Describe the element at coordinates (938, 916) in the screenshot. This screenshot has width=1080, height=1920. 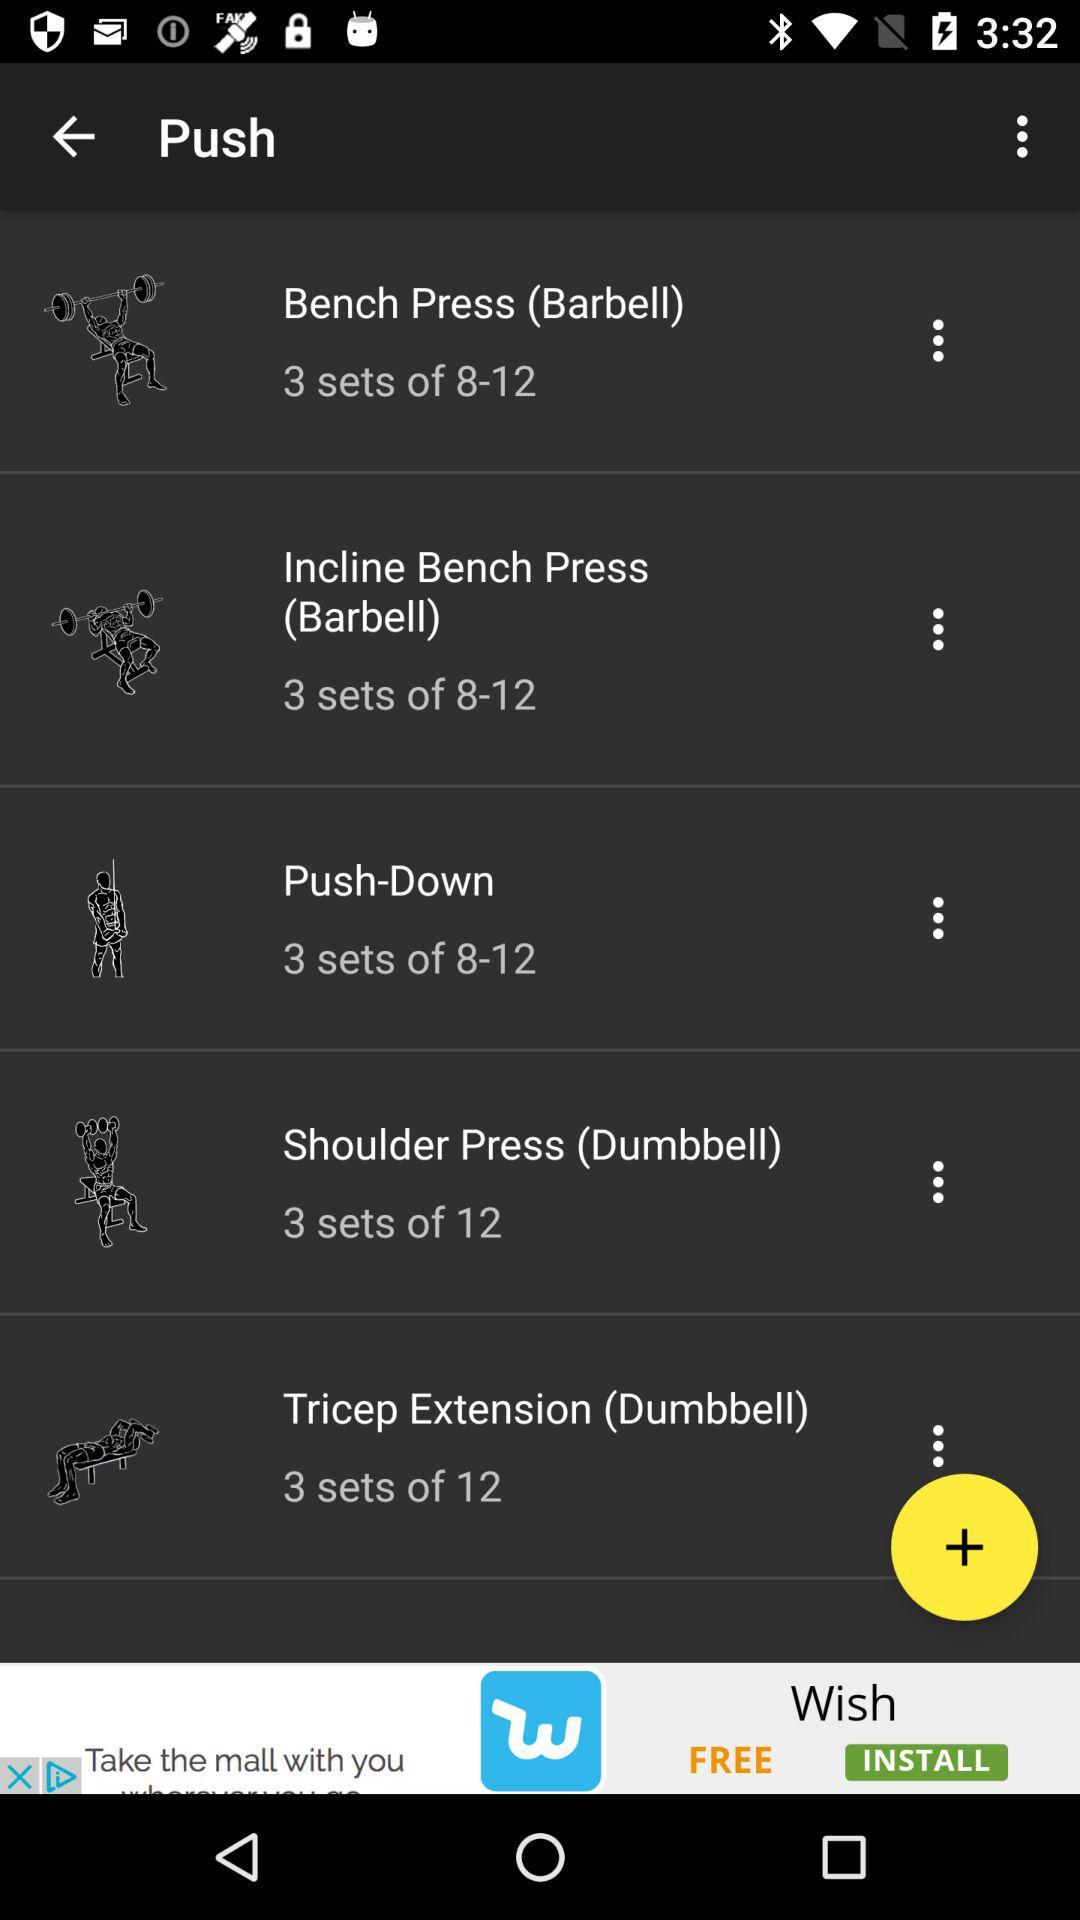
I see `push down options` at that location.